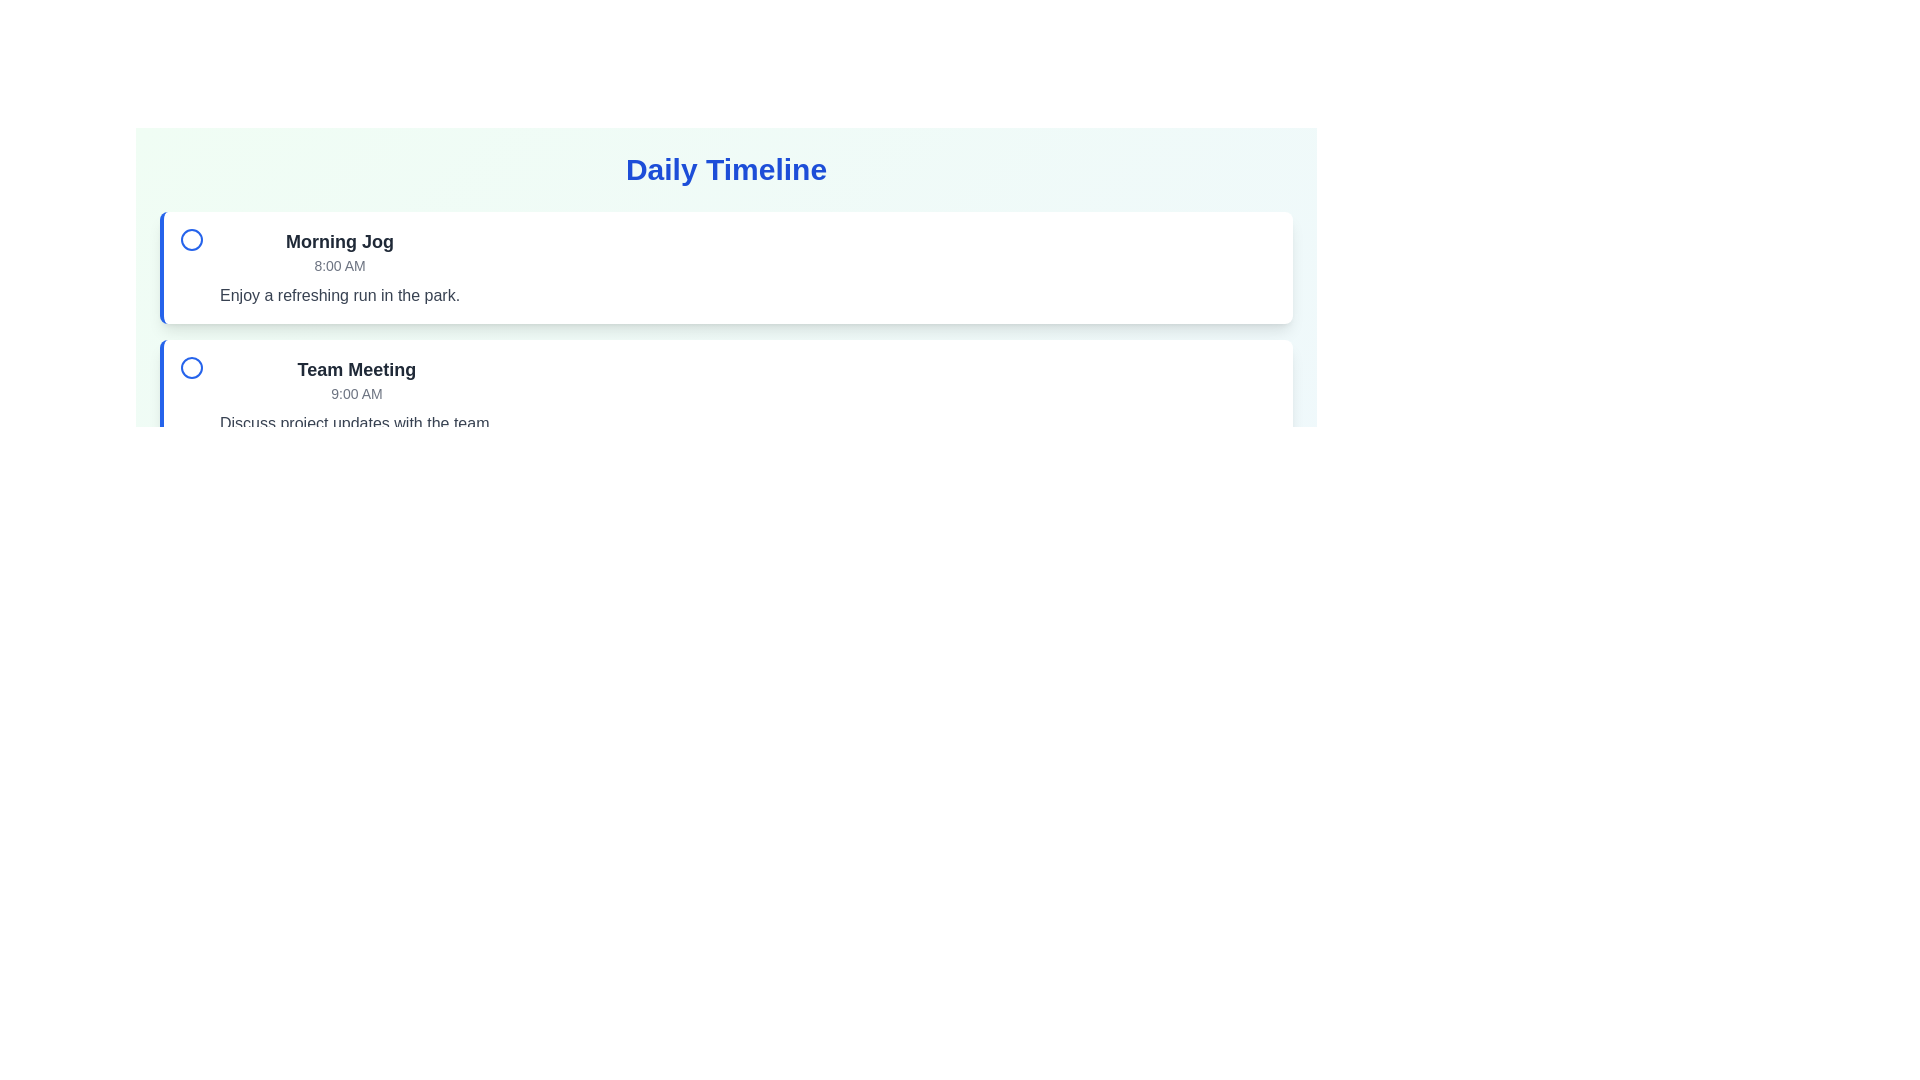 Image resolution: width=1920 pixels, height=1080 pixels. Describe the element at coordinates (340, 266) in the screenshot. I see `the informational card displaying 'Morning Jog' scheduled at '8:00 AM'` at that location.